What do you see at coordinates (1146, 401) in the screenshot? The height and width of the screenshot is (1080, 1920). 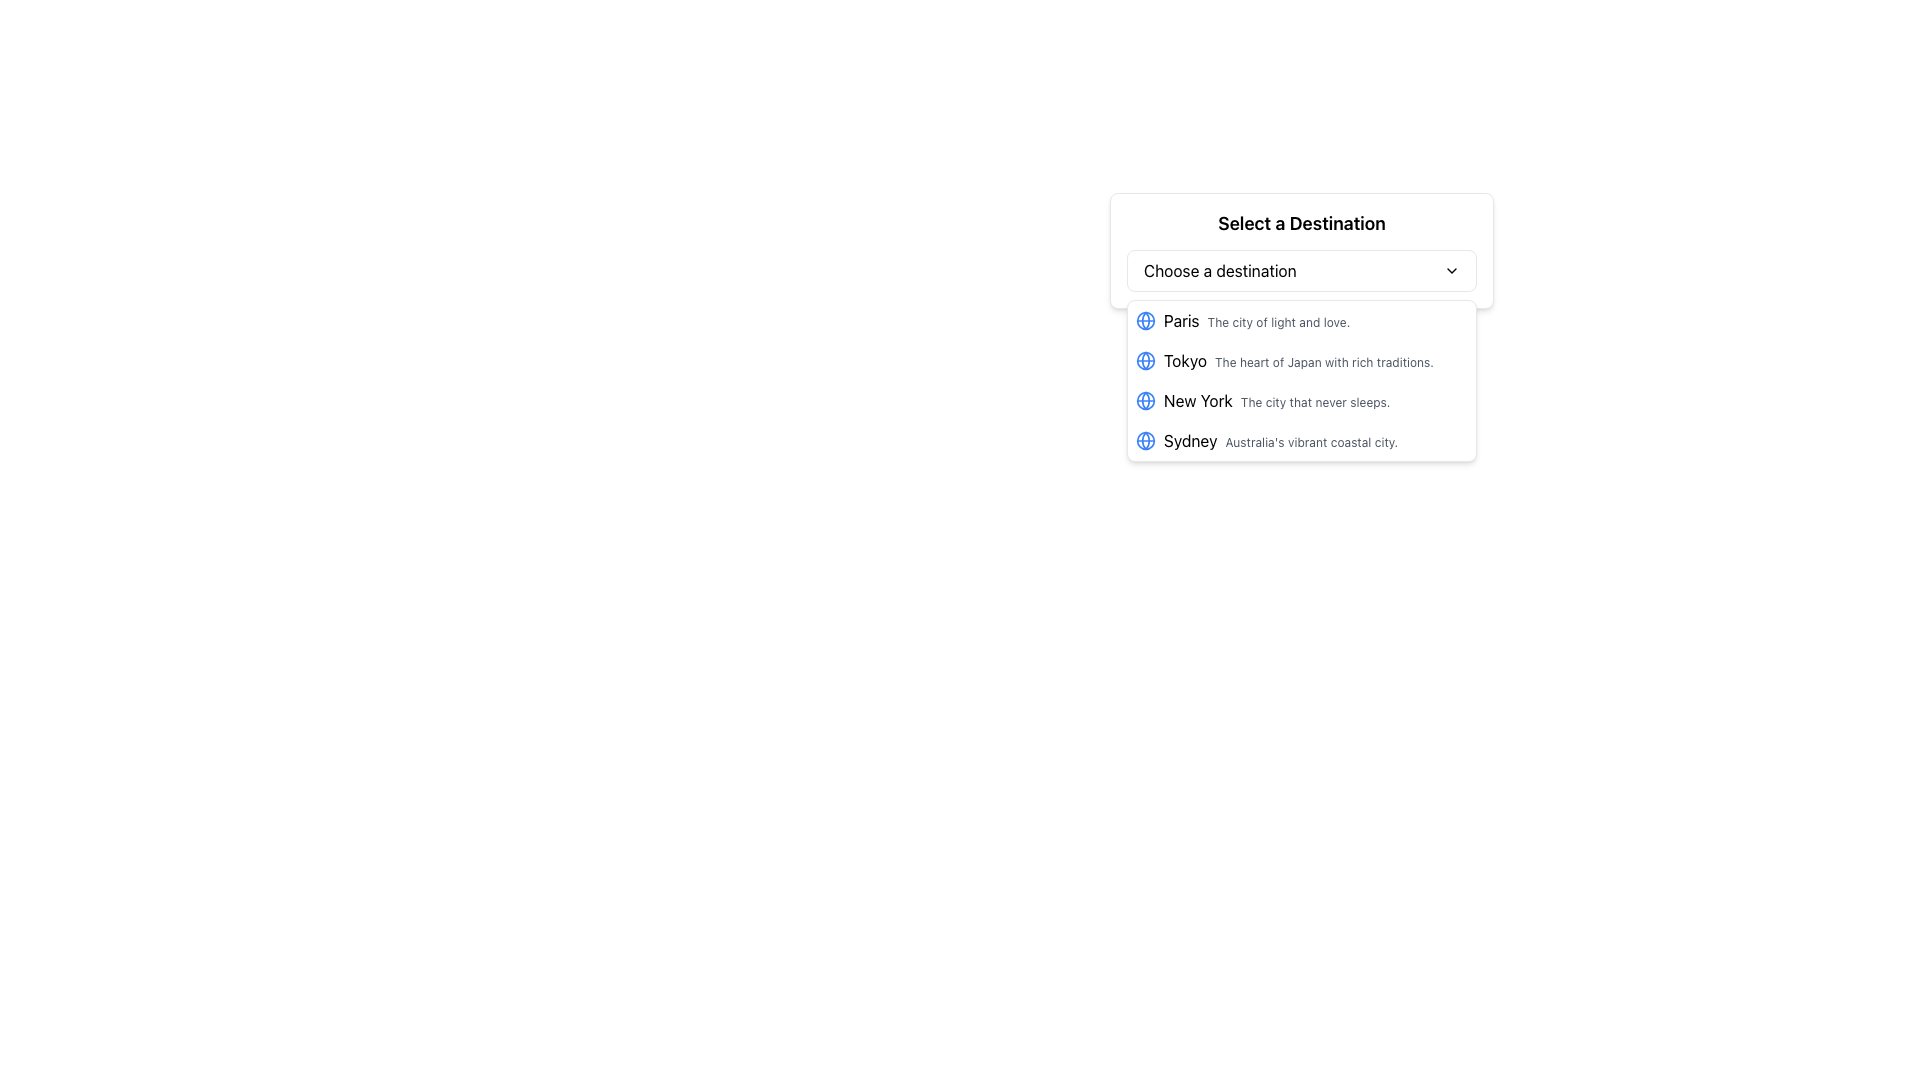 I see `the circular arc component of the globe icon, which is styled with a consistent line thickness and rounded ends, located to the left of the text labels in the dropdown list` at bounding box center [1146, 401].